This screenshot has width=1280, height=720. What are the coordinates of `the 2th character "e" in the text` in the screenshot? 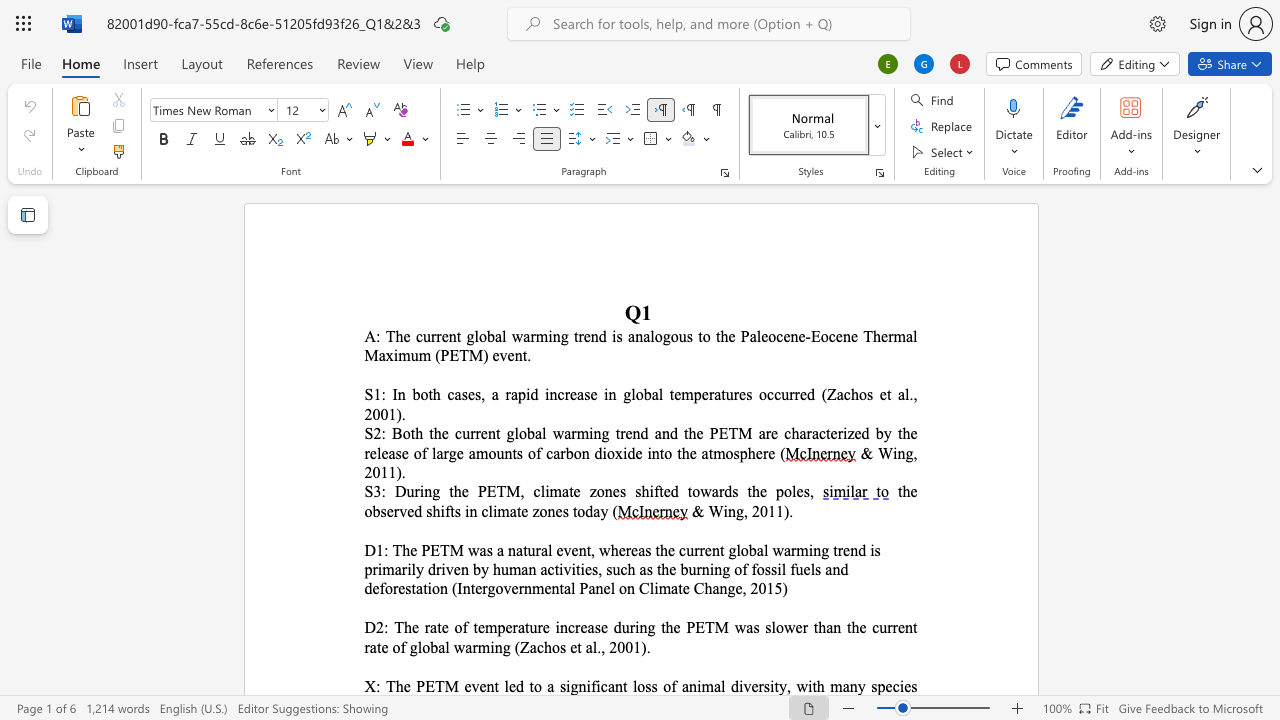 It's located at (834, 432).